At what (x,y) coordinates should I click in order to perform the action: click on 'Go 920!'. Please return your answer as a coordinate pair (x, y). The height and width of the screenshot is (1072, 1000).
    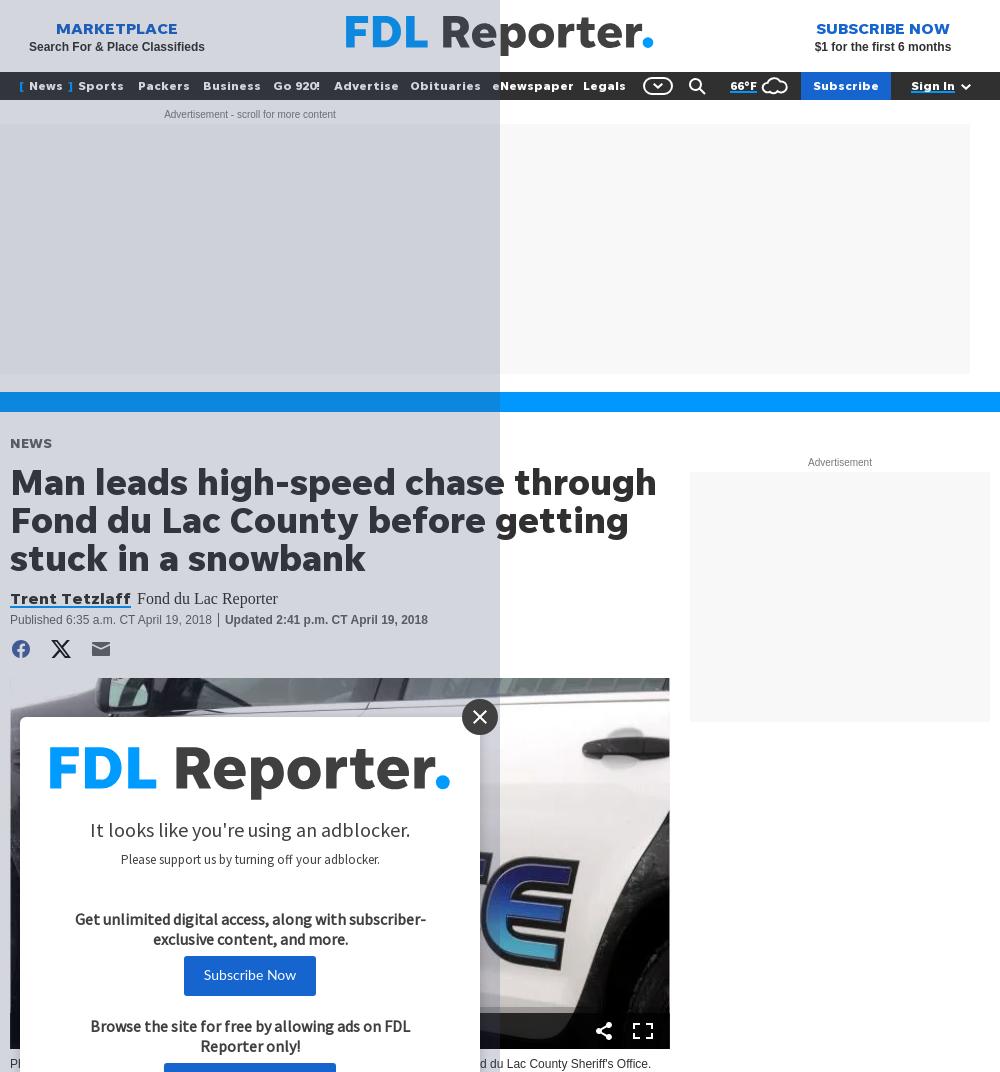
    Looking at the image, I should click on (296, 85).